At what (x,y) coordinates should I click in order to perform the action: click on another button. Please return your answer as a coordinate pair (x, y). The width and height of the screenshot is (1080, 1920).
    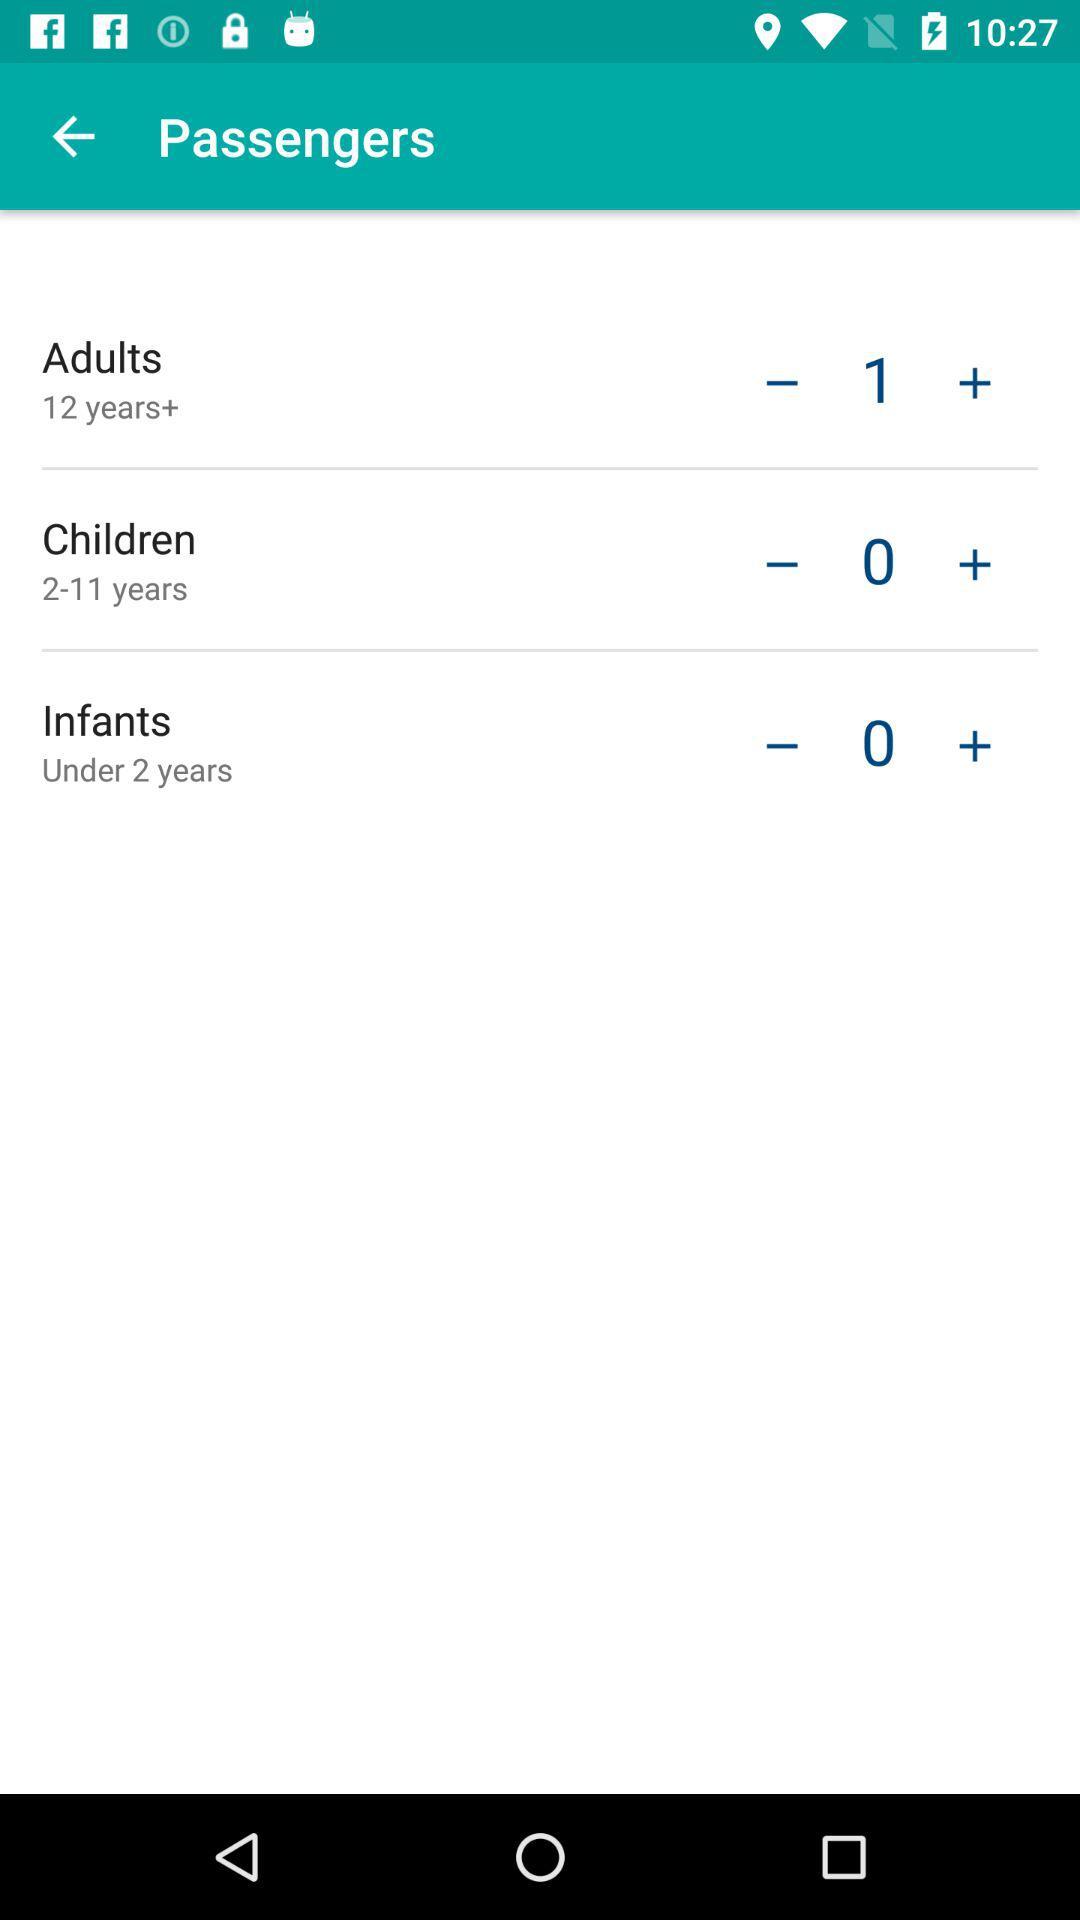
    Looking at the image, I should click on (974, 561).